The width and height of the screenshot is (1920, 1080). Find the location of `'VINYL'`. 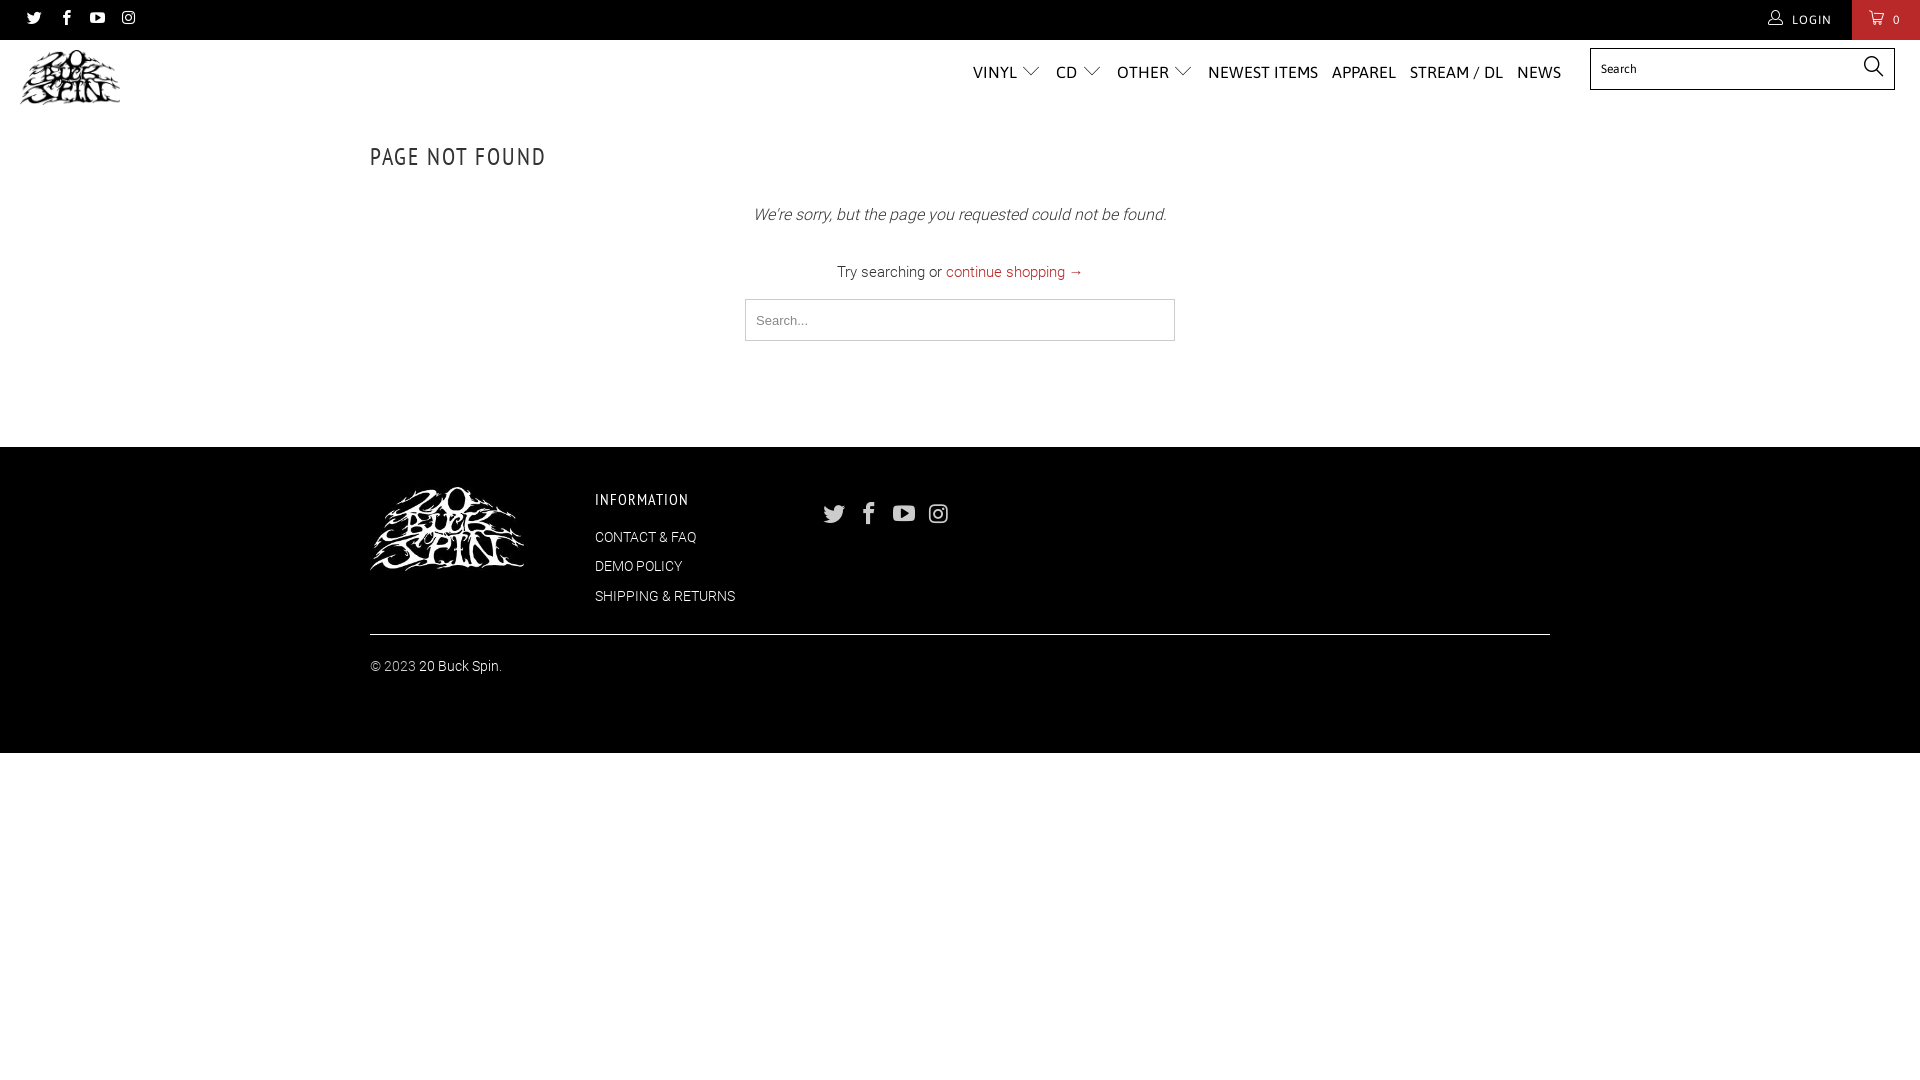

'VINYL' is located at coordinates (973, 71).